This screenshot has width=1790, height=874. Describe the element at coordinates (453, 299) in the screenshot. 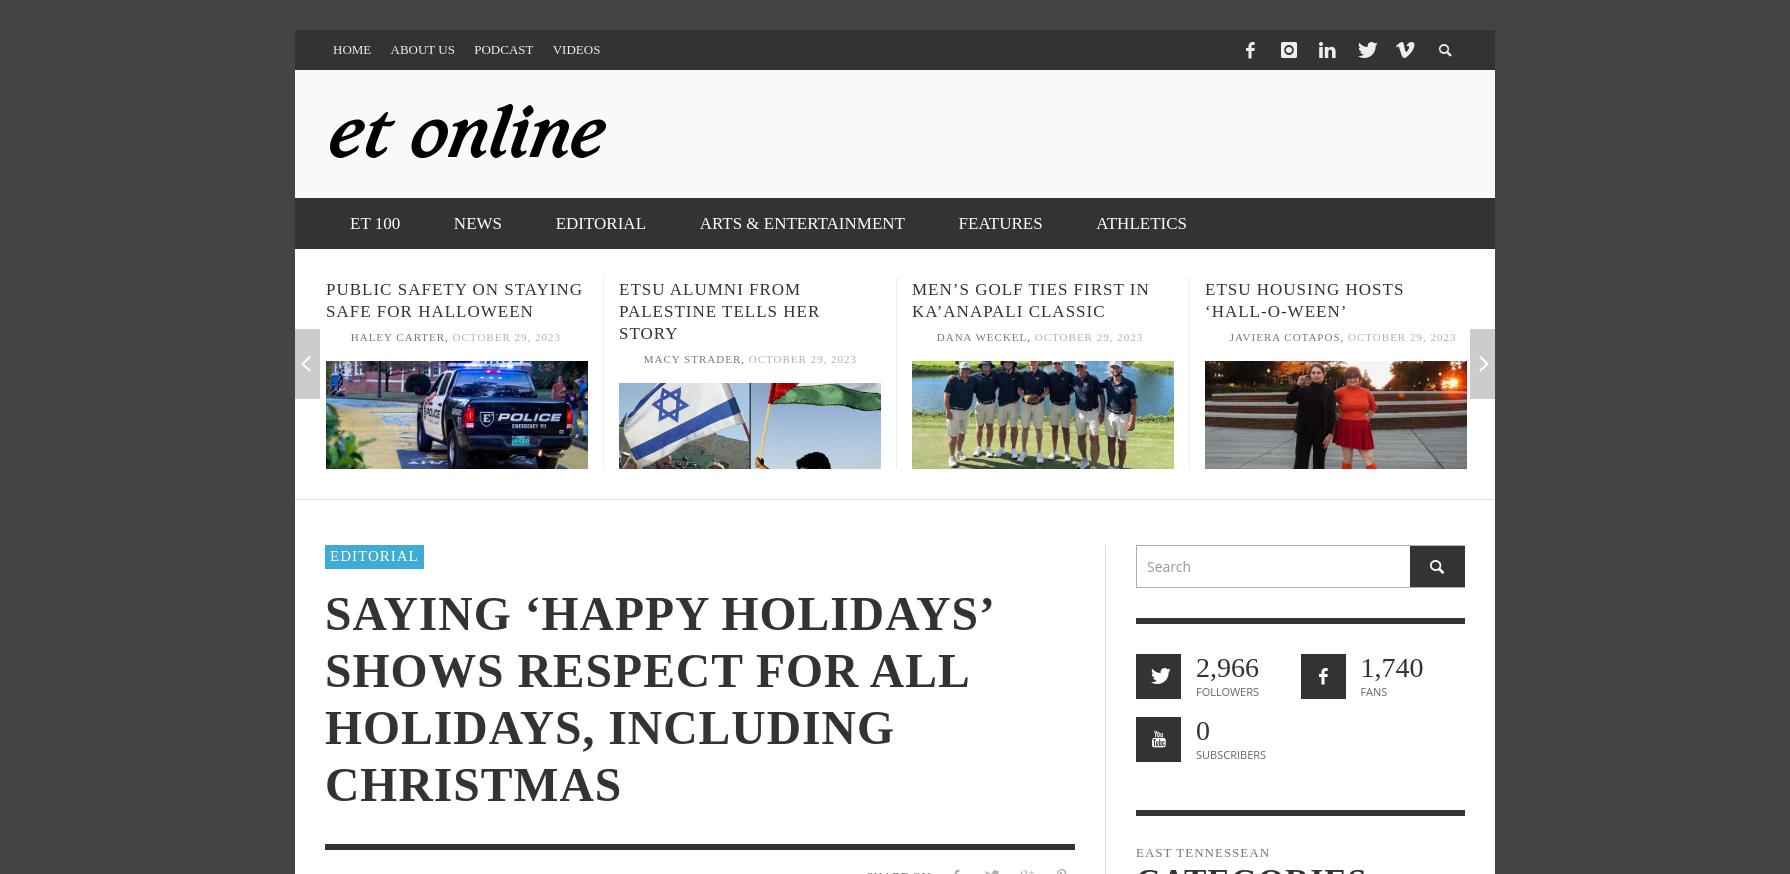

I see `'Public Safety on staying safe for Halloween'` at that location.